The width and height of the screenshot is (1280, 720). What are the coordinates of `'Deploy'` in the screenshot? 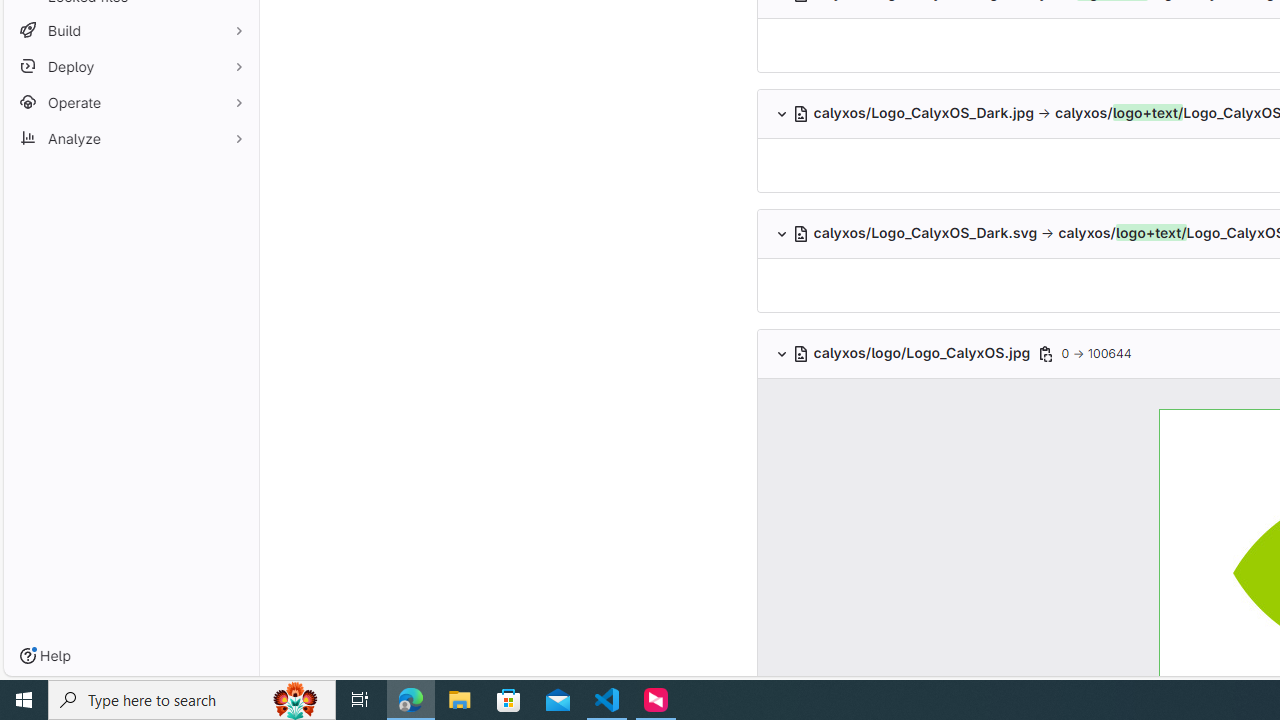 It's located at (130, 65).